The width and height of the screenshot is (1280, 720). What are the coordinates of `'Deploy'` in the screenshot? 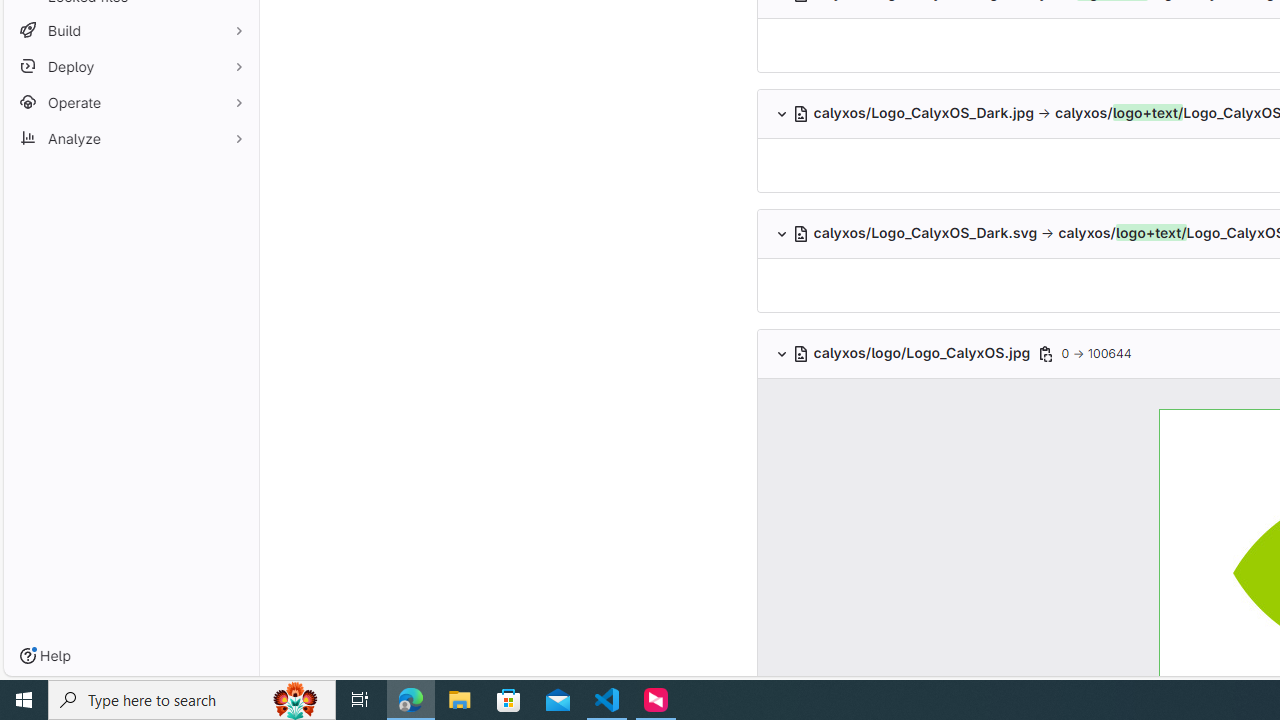 It's located at (130, 65).